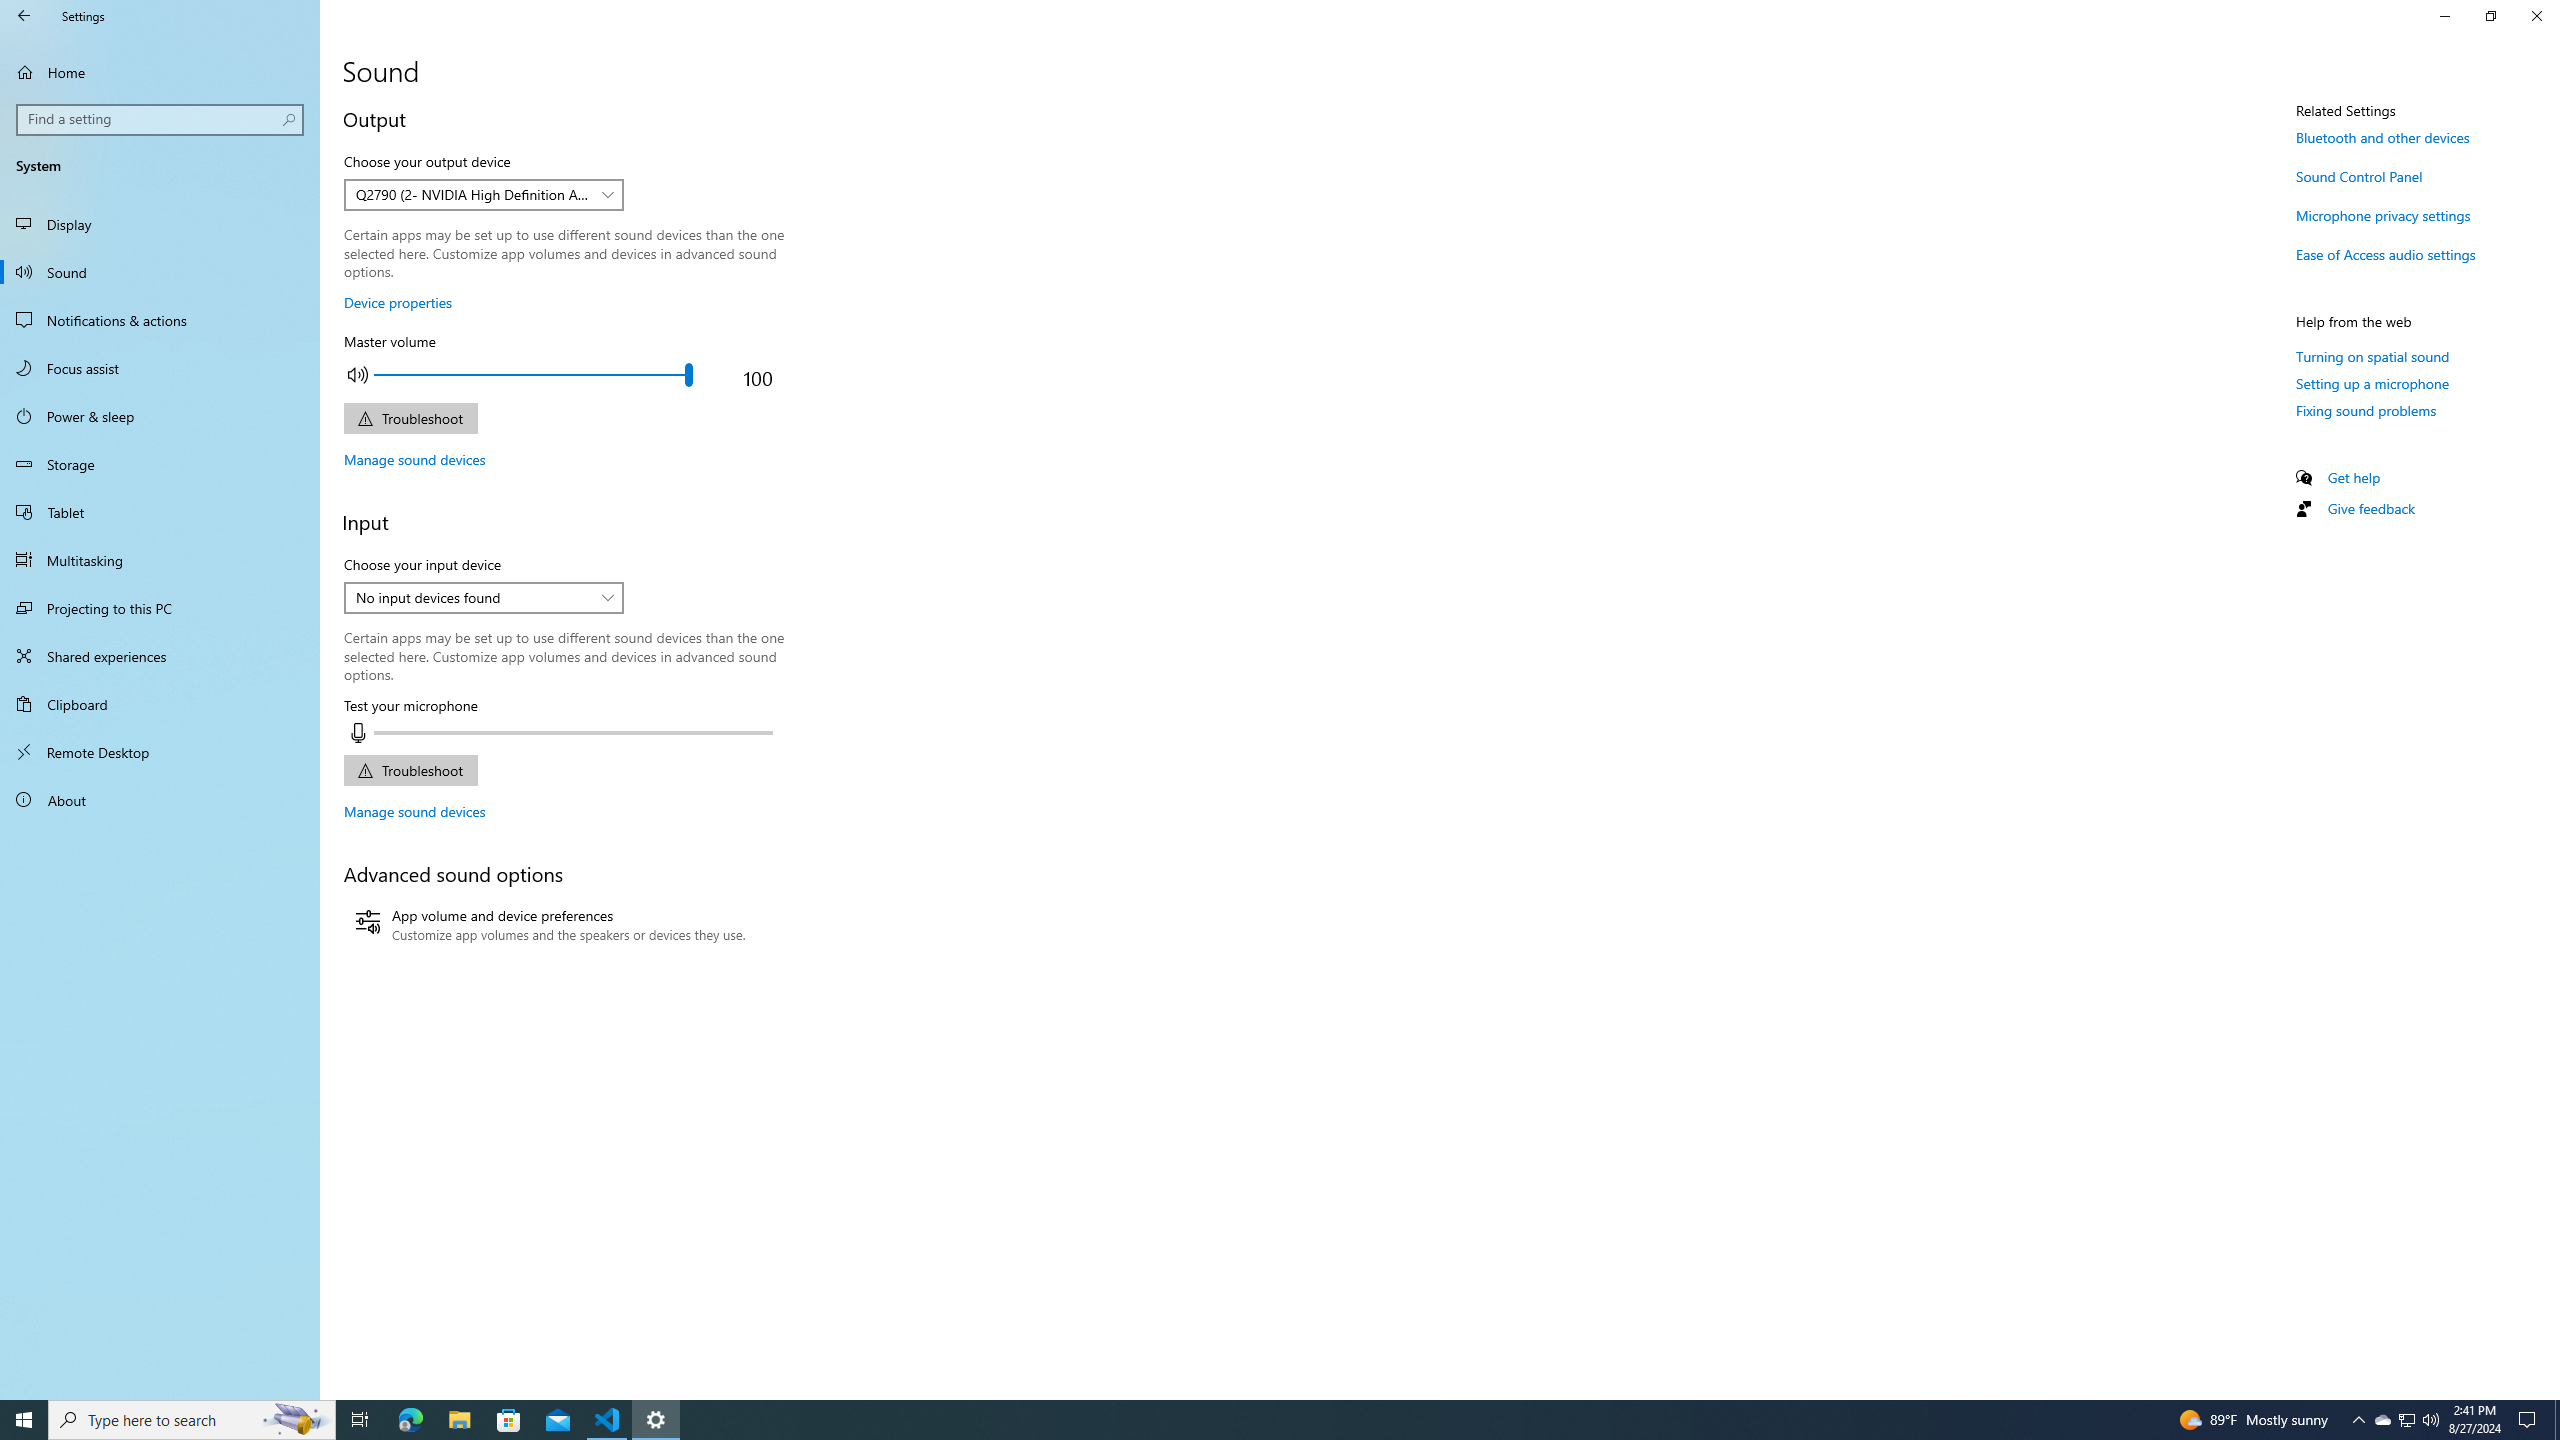 The image size is (2560, 1440). What do you see at coordinates (2365, 409) in the screenshot?
I see `'Fixing sound problems'` at bounding box center [2365, 409].